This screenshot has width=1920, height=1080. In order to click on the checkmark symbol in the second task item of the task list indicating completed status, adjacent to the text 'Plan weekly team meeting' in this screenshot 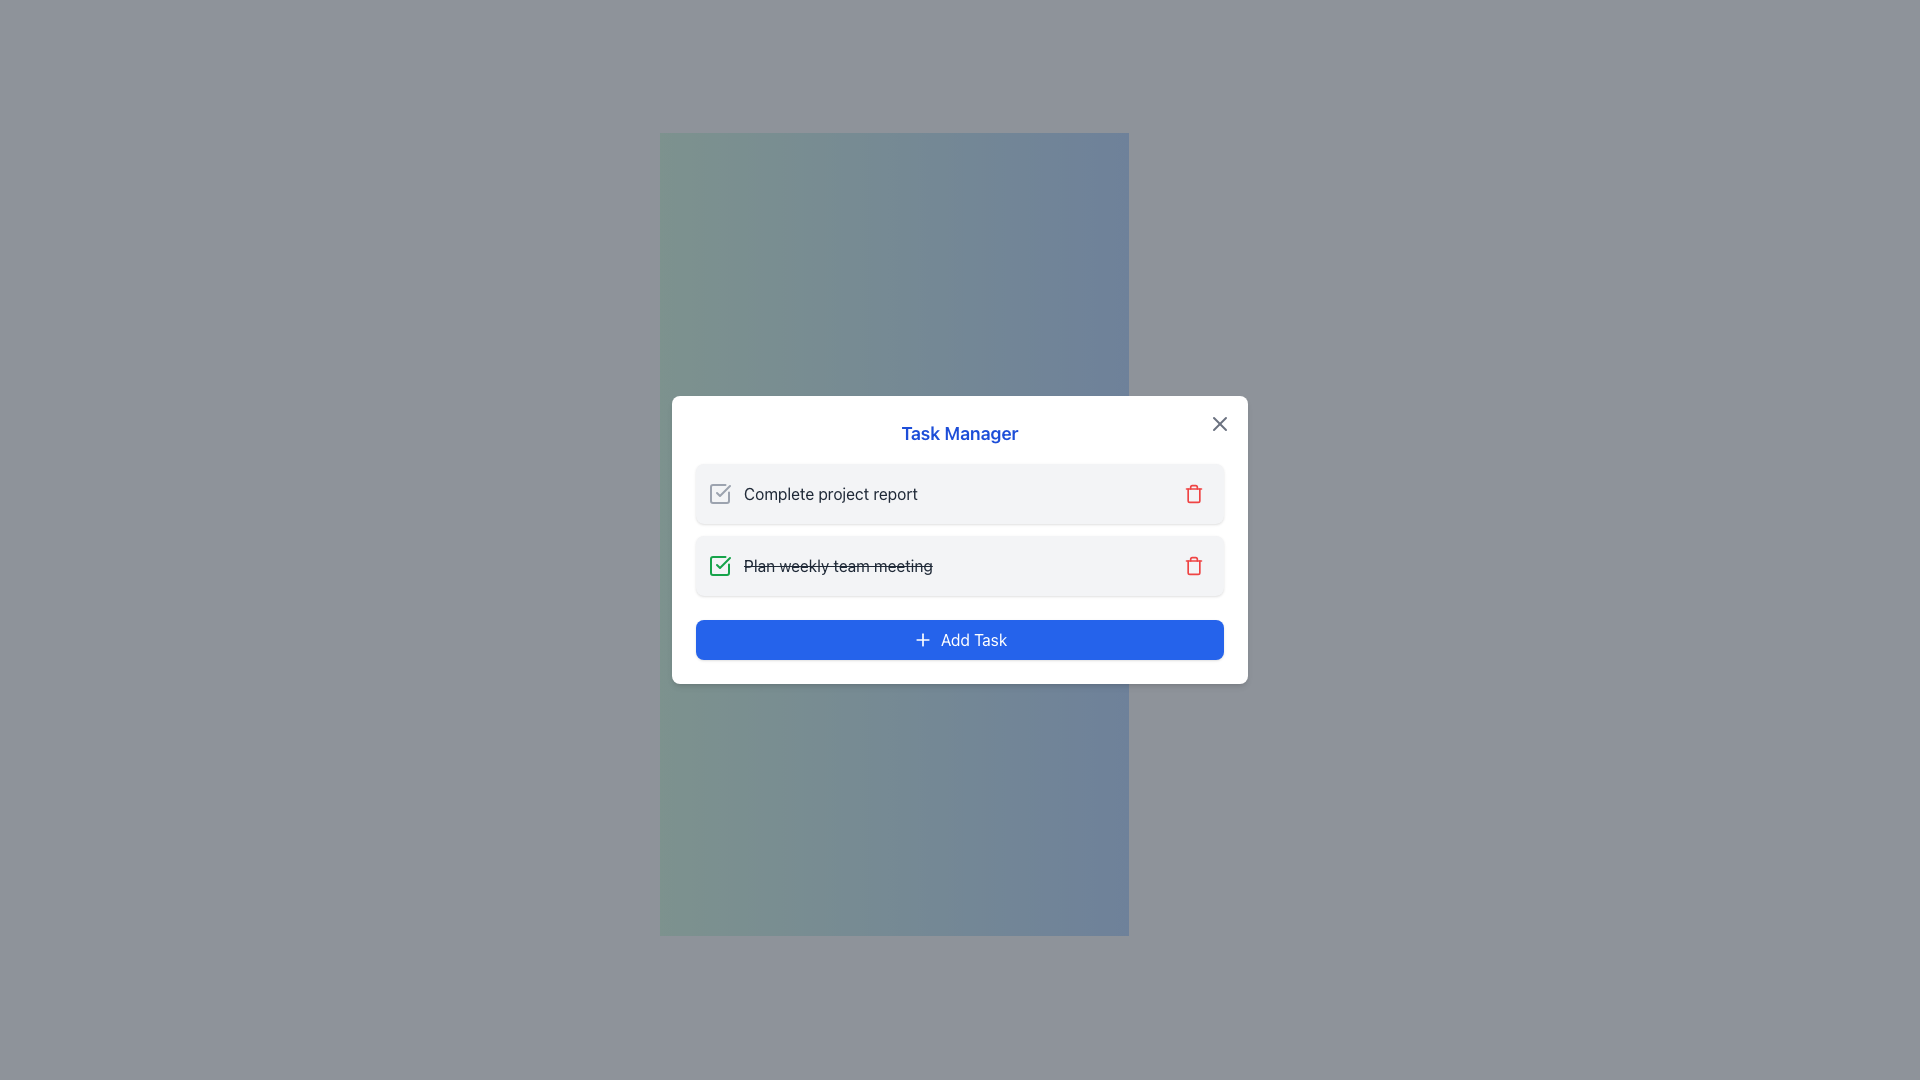, I will do `click(722, 490)`.